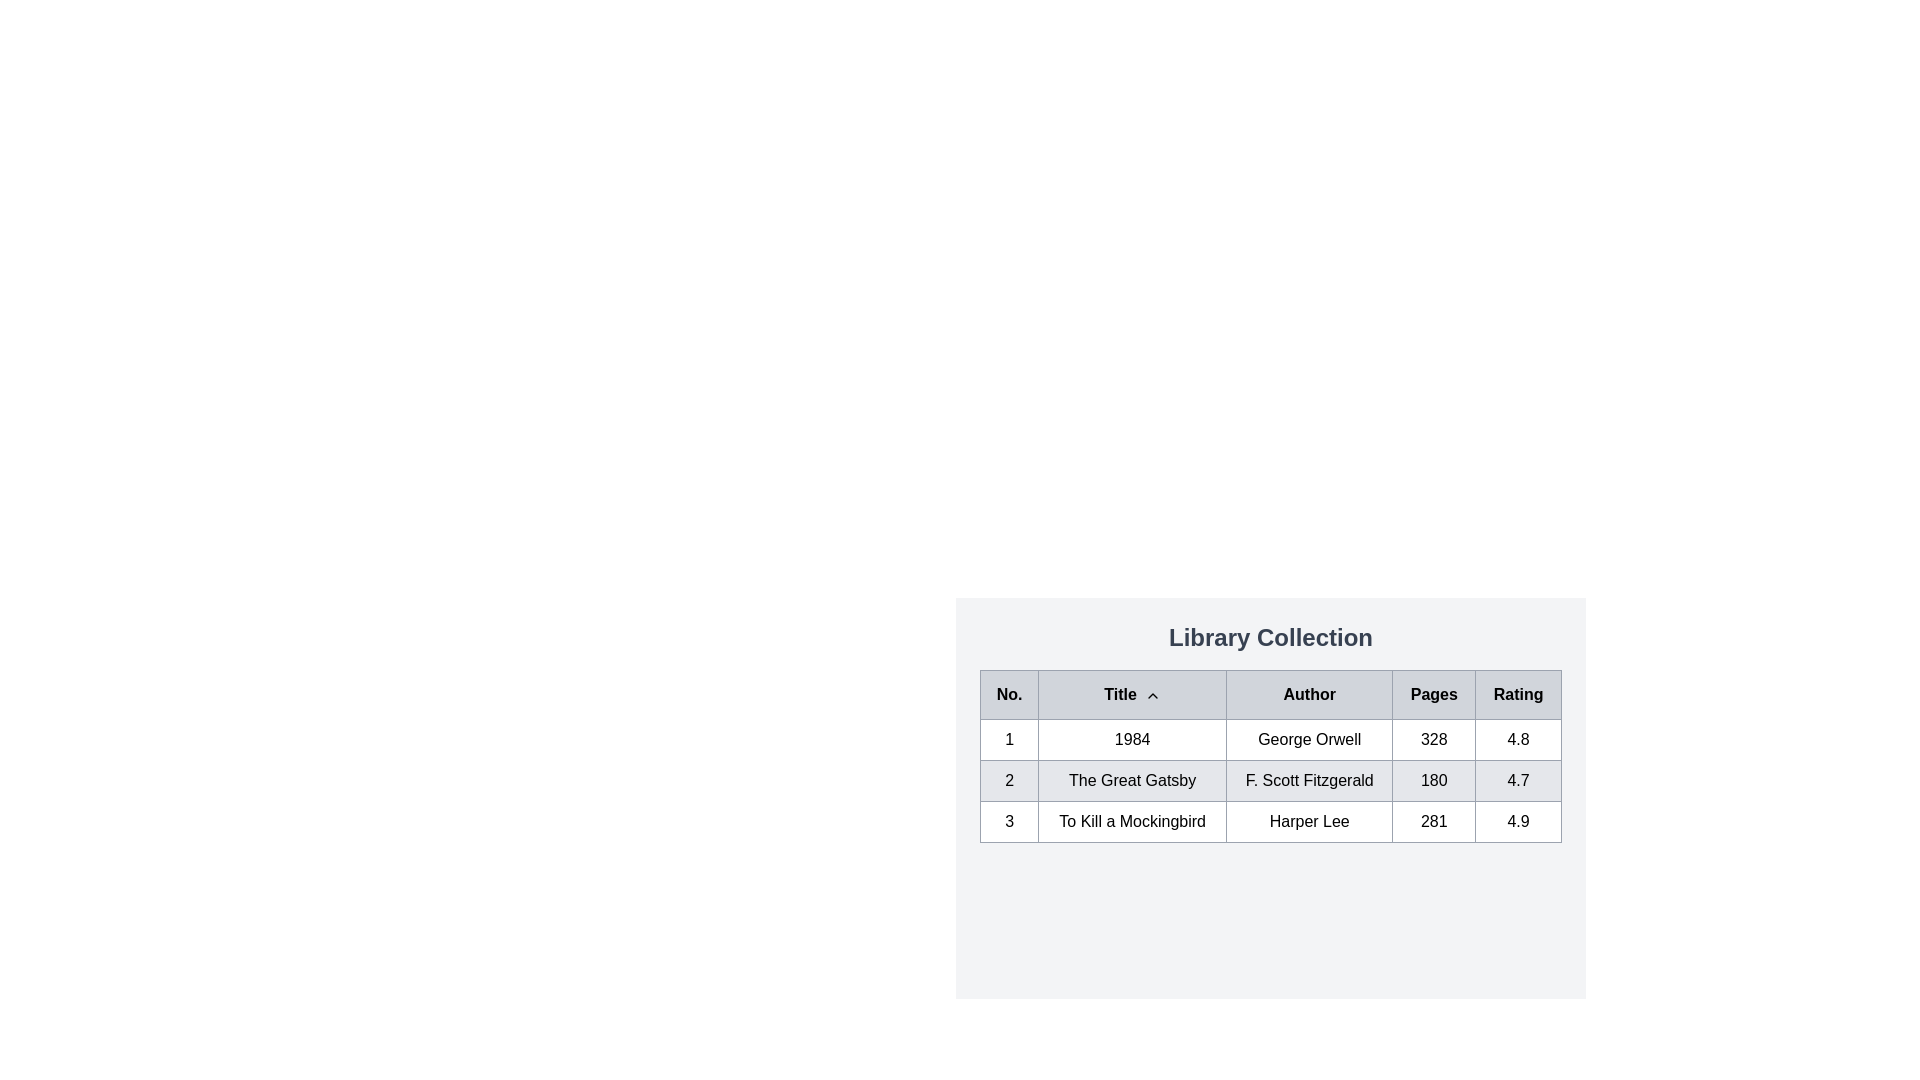 This screenshot has width=1920, height=1080. Describe the element at coordinates (1132, 740) in the screenshot. I see `the static text cell displaying '1984', located in the second cell of the first row under the 'Title' column of the table` at that location.